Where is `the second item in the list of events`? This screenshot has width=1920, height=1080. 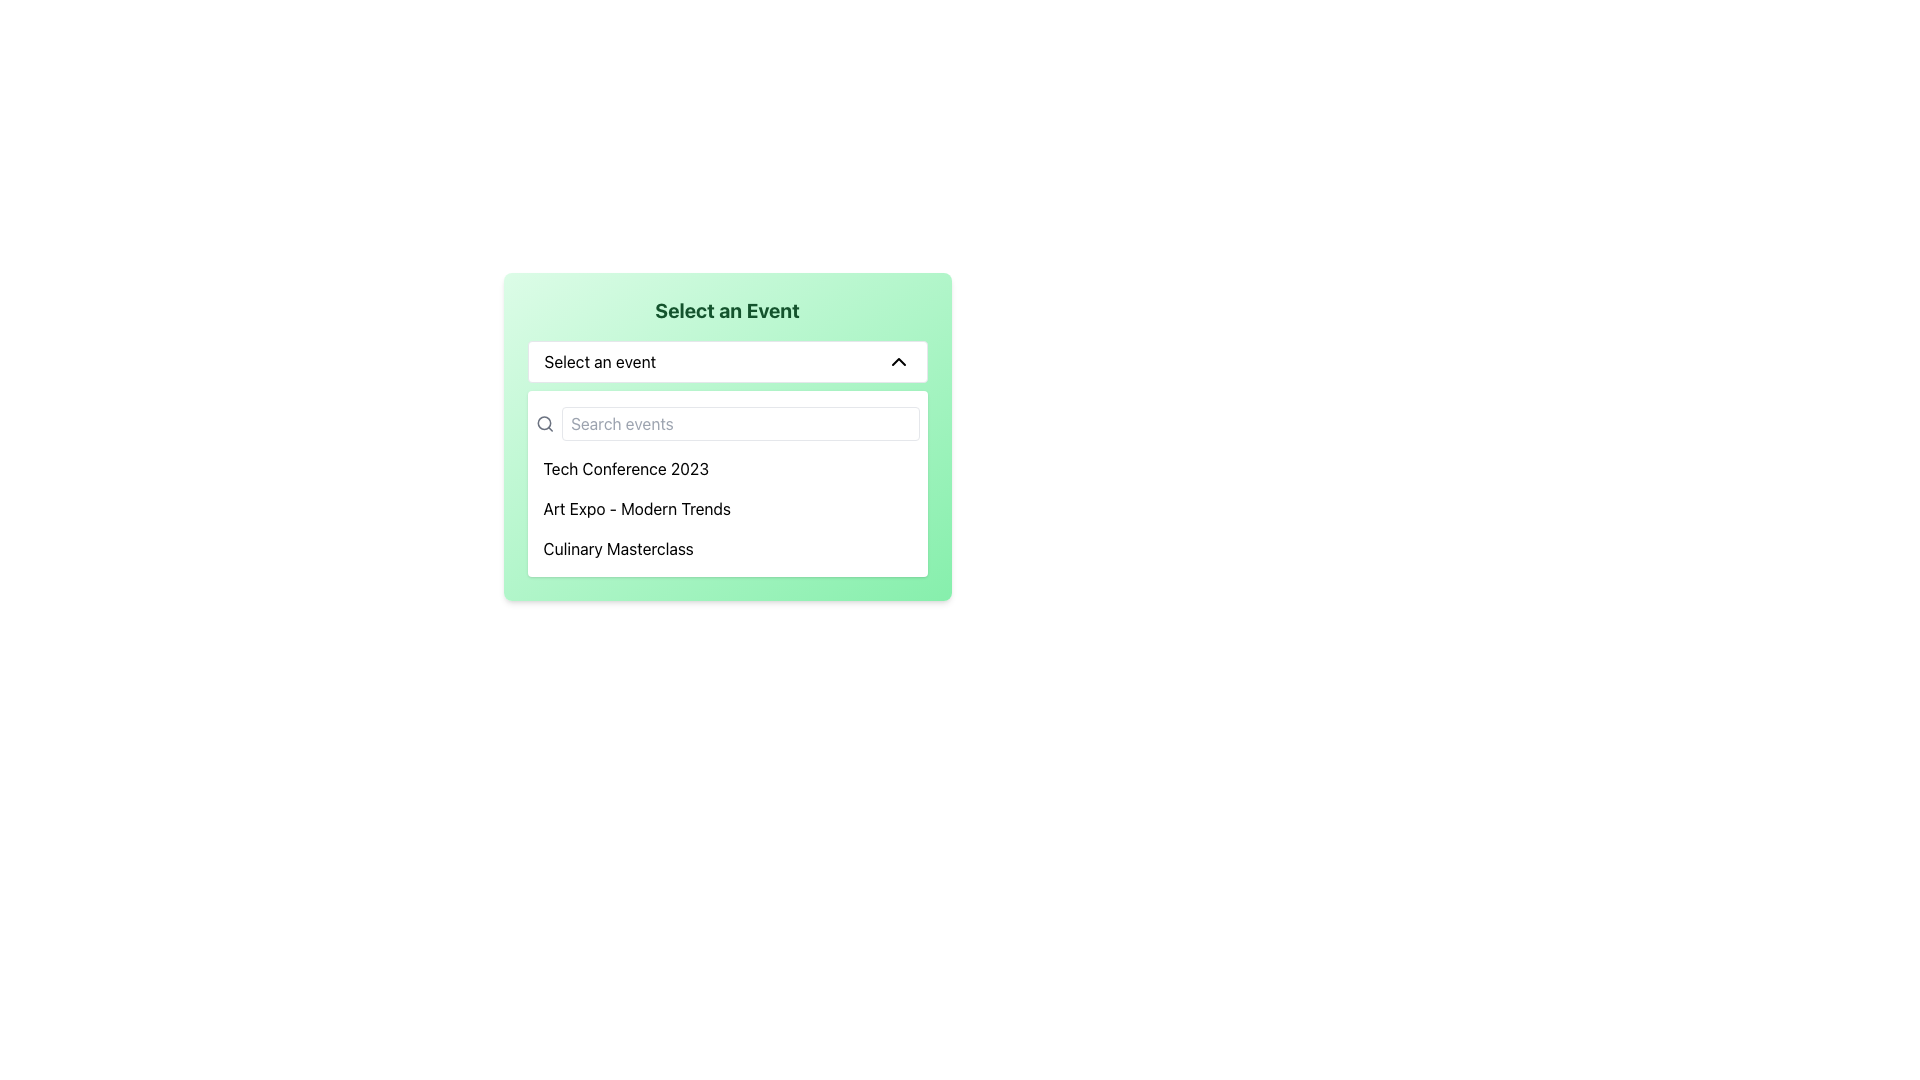
the second item in the list of events is located at coordinates (726, 483).